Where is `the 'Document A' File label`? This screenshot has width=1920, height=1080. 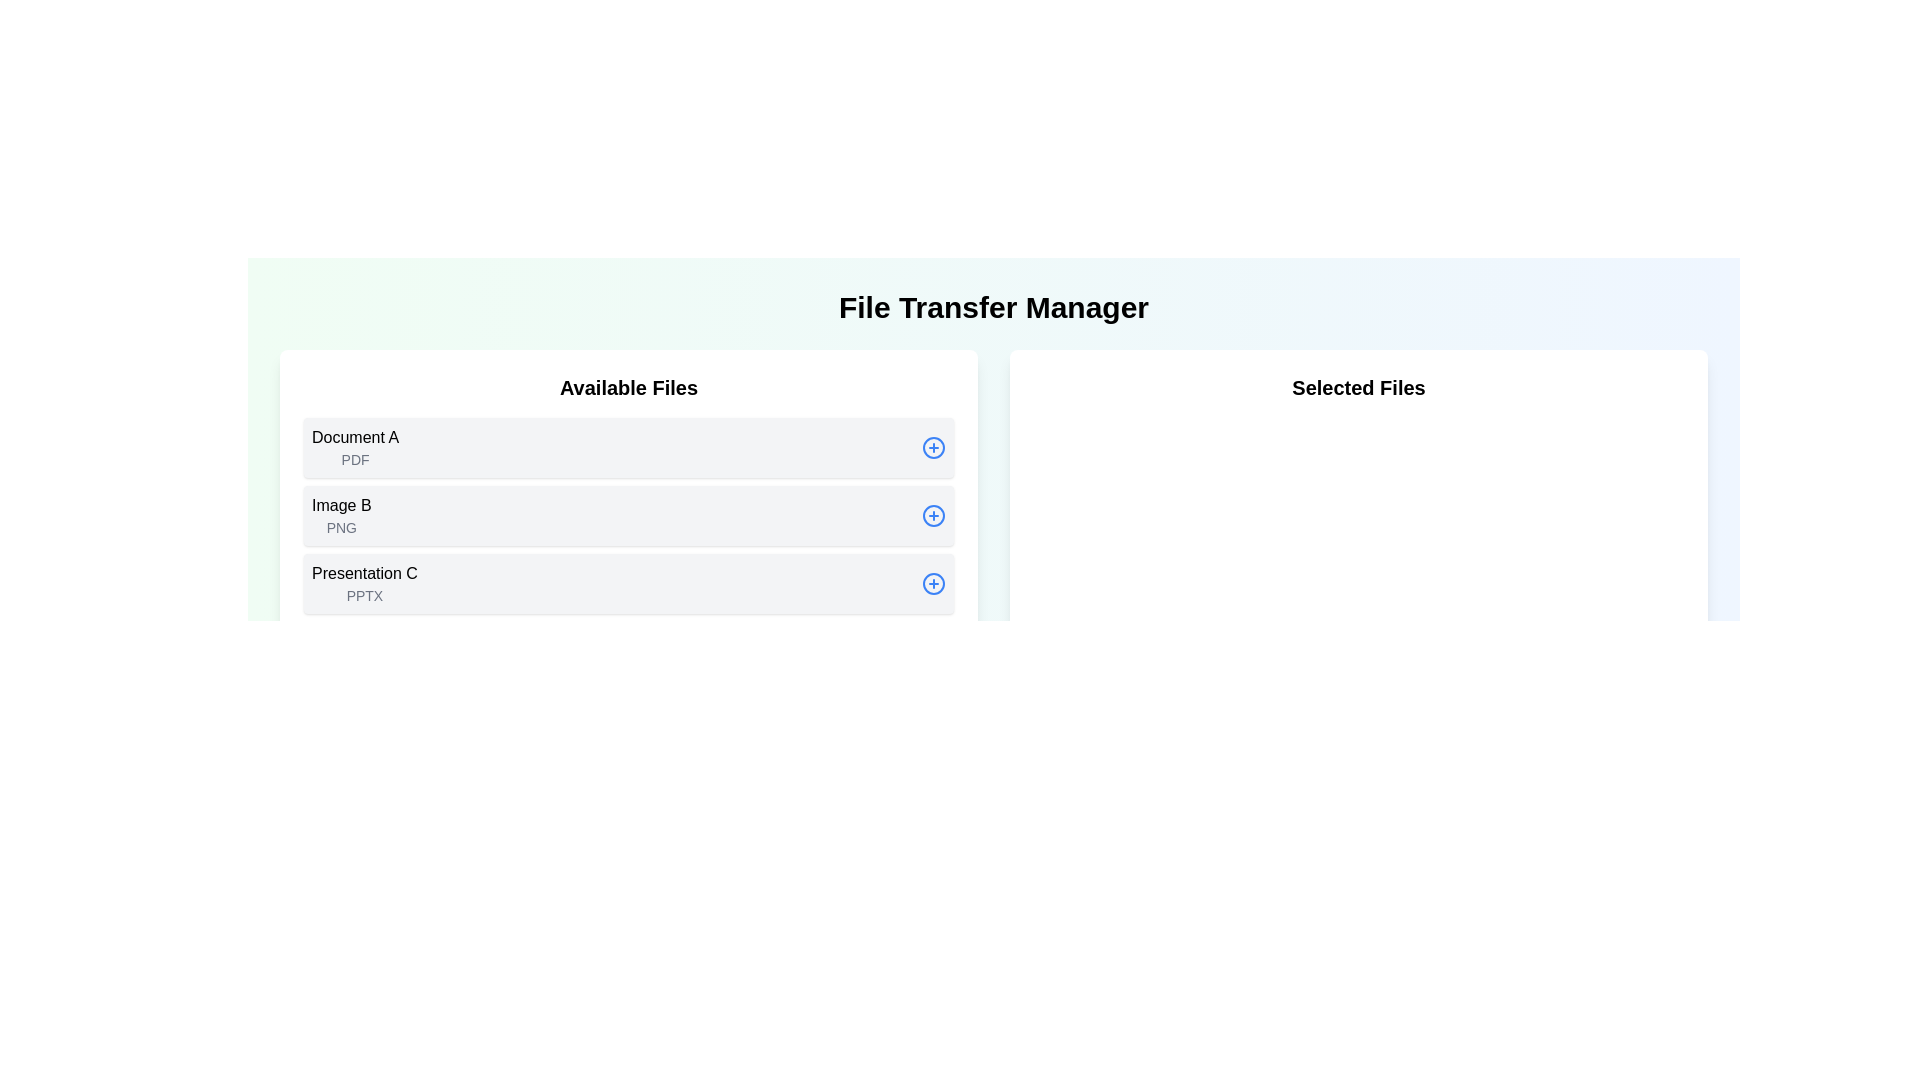 the 'Document A' File label is located at coordinates (355, 446).